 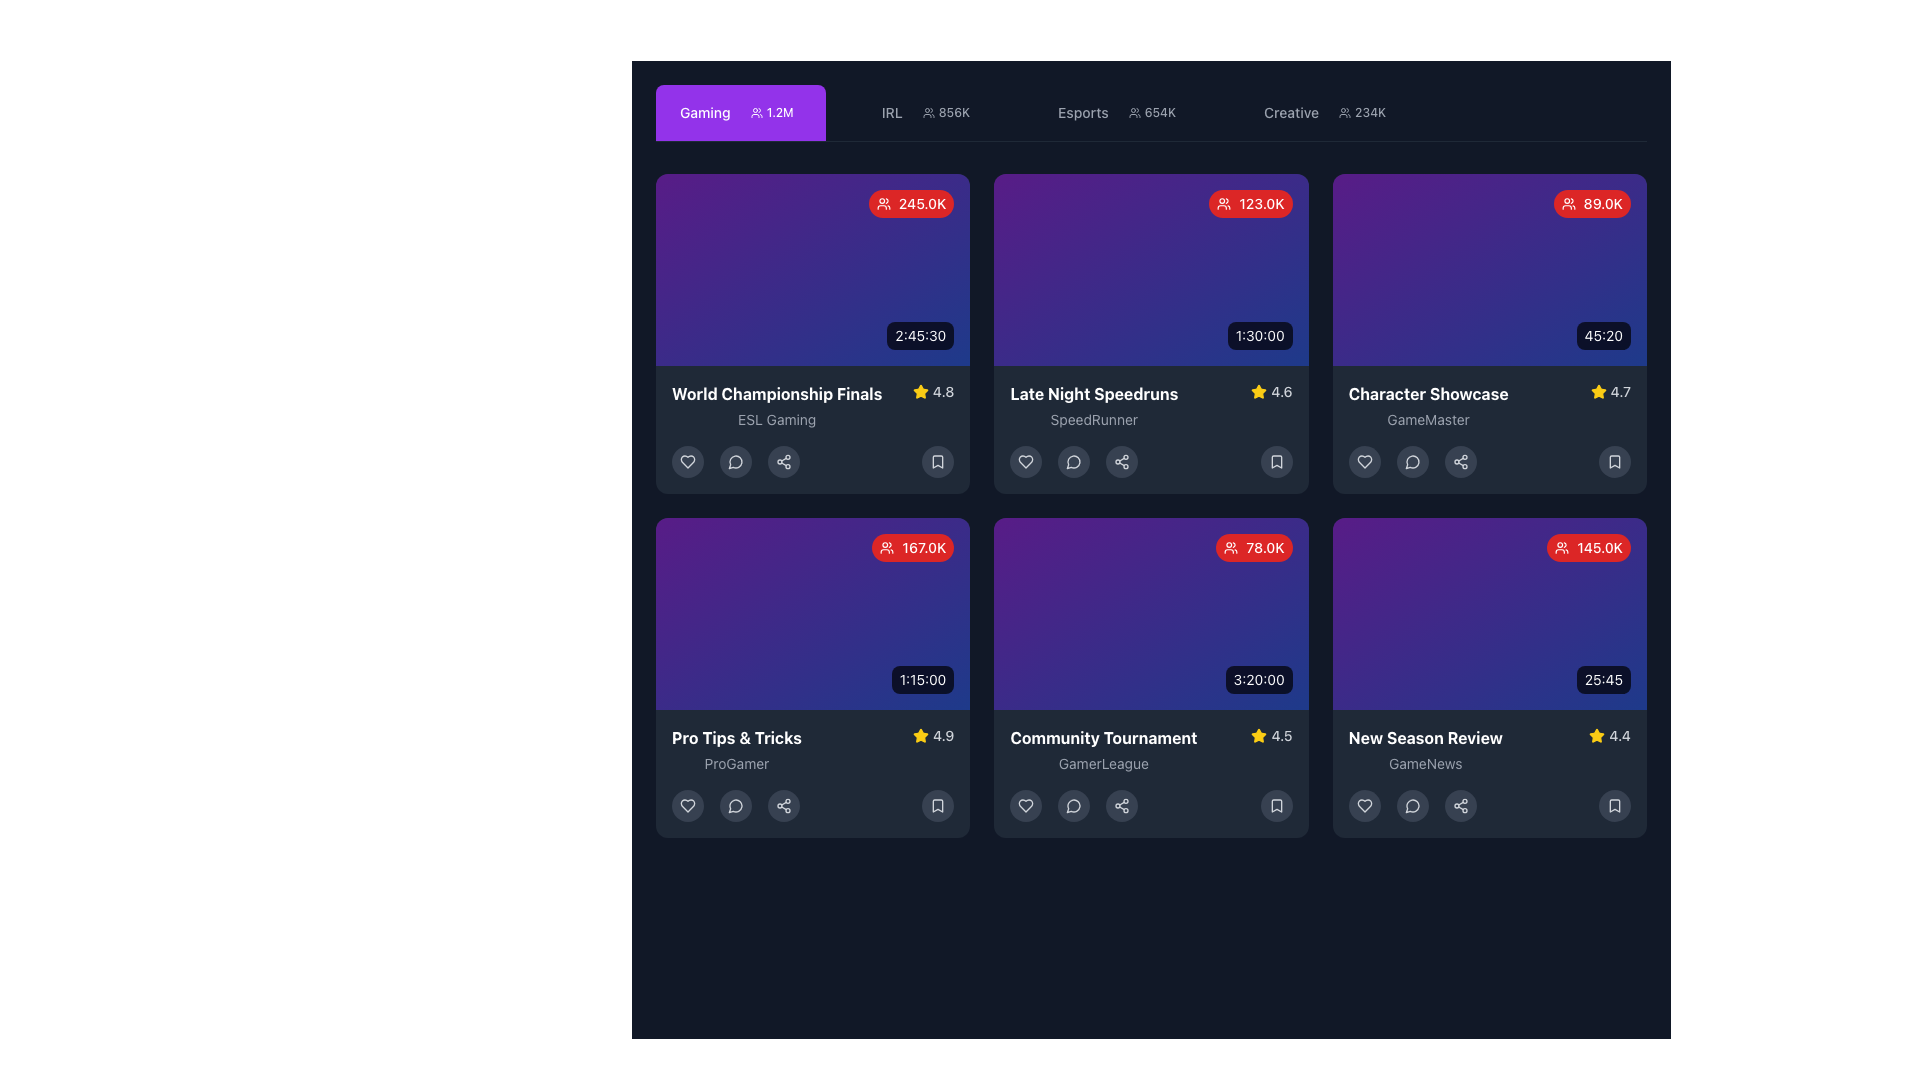 What do you see at coordinates (1261, 204) in the screenshot?
I see `the Text label displaying '123.0K' in a small font on a red background, located in the top-right corner of the 'Late Night Speedruns' card` at bounding box center [1261, 204].